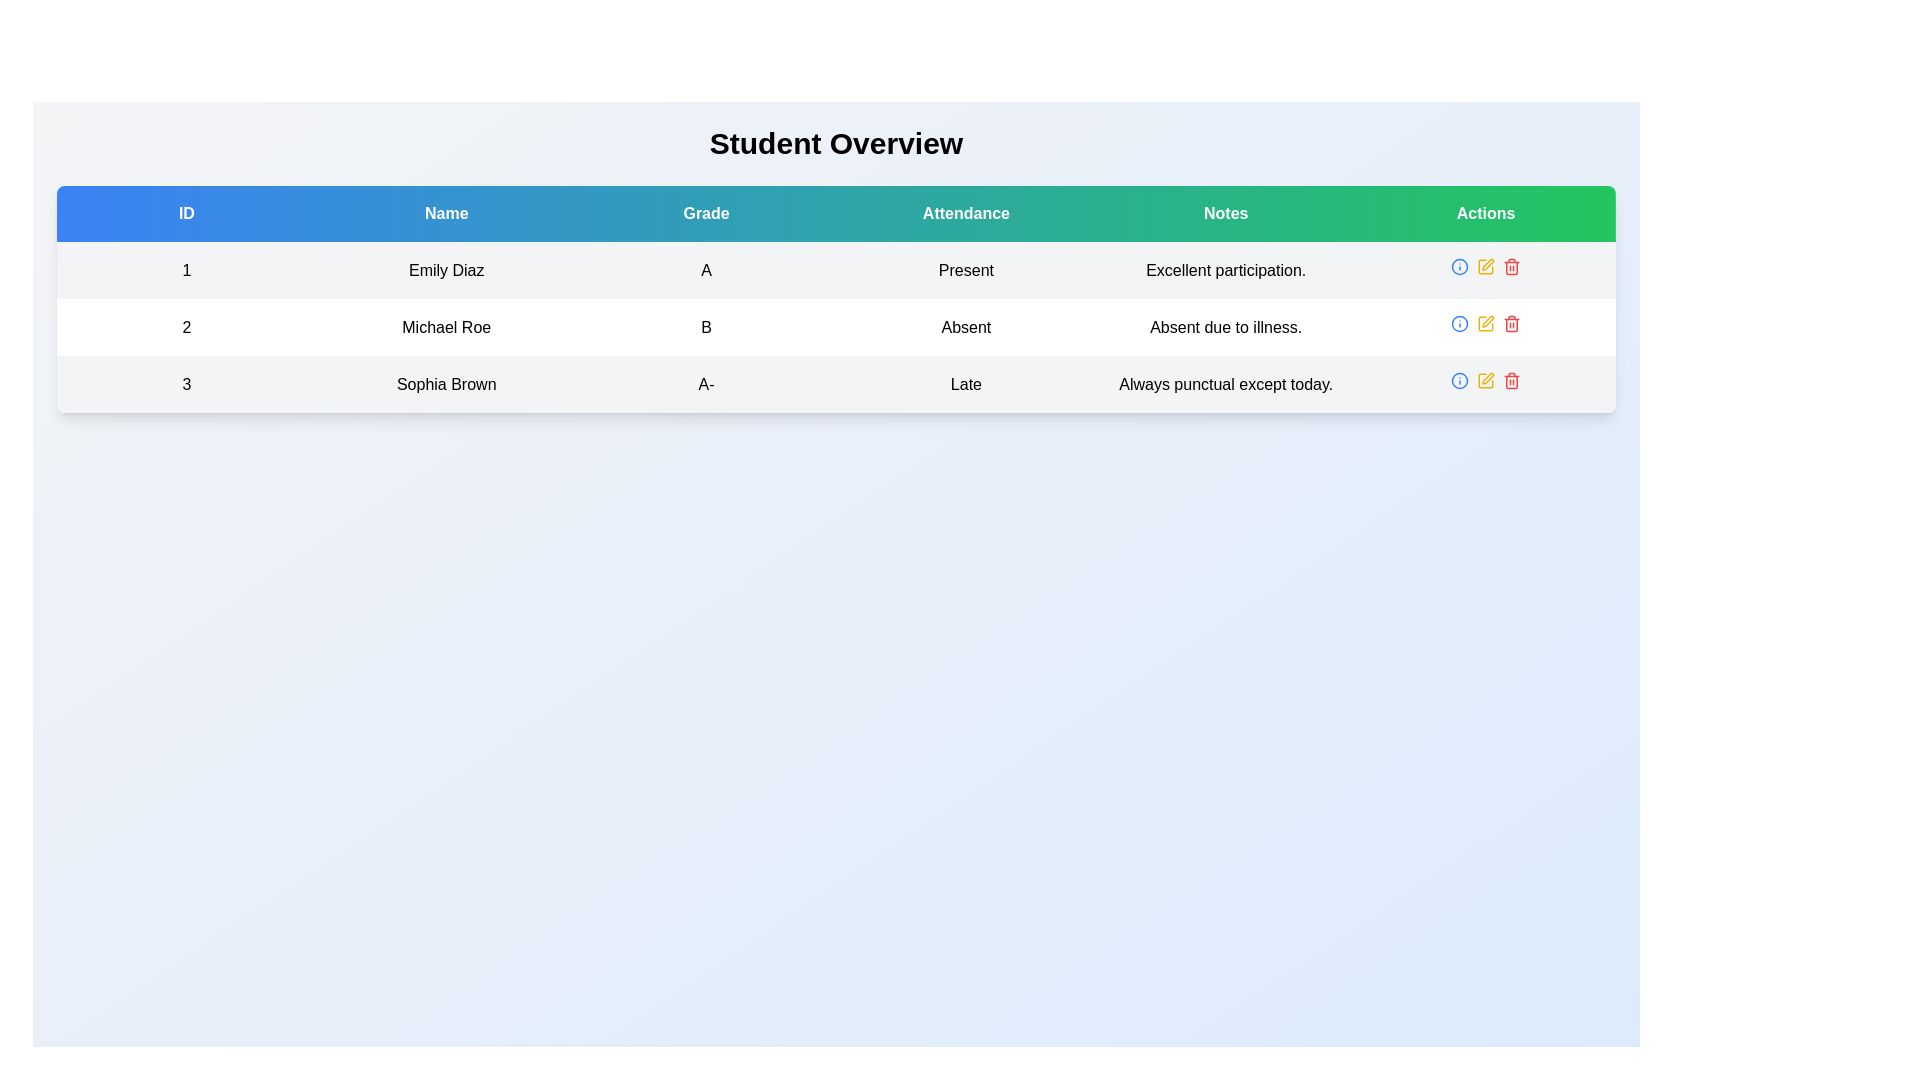 The image size is (1920, 1080). Describe the element at coordinates (186, 384) in the screenshot. I see `the text label displaying '3'` at that location.